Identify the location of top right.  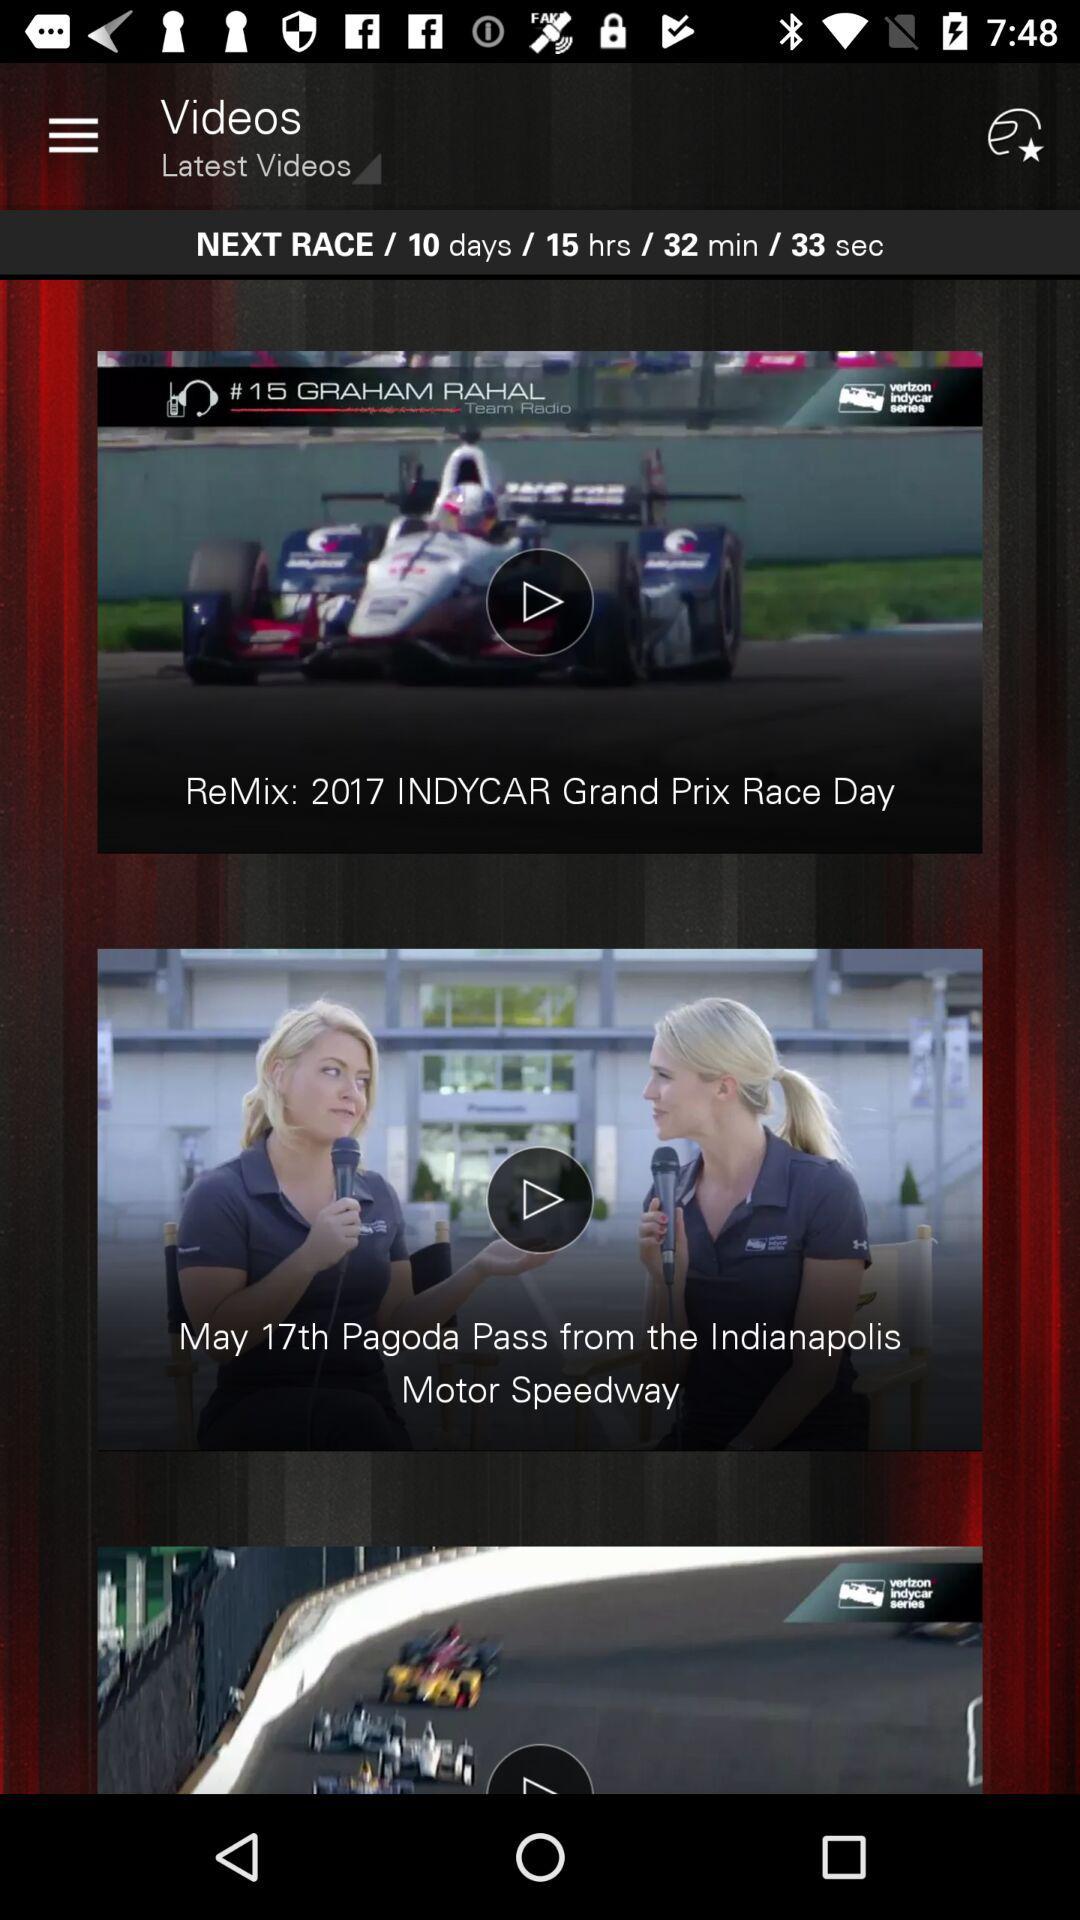
(1017, 136).